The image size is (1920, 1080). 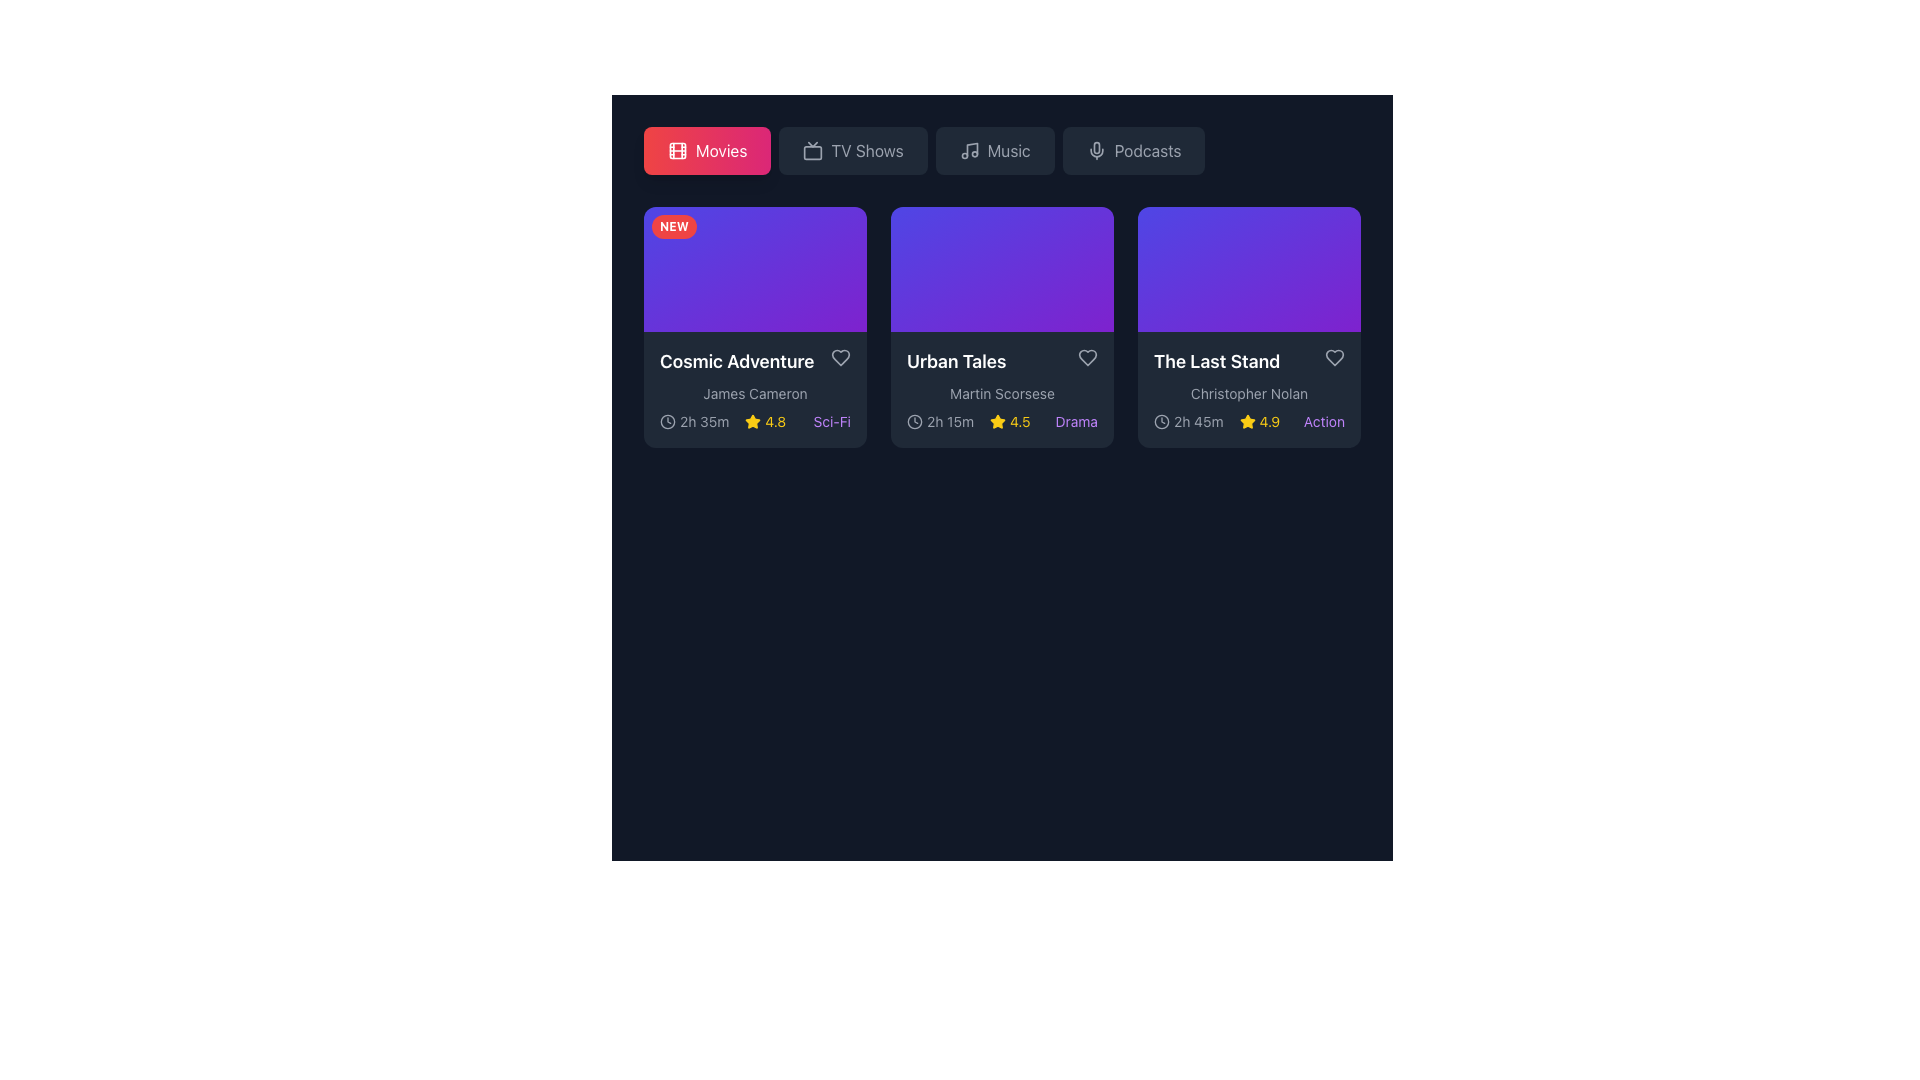 I want to click on the decorative circular graphical component representing a clock icon within the 'Urban Tales' card, located near the bottom section next to the card details, so click(x=914, y=420).